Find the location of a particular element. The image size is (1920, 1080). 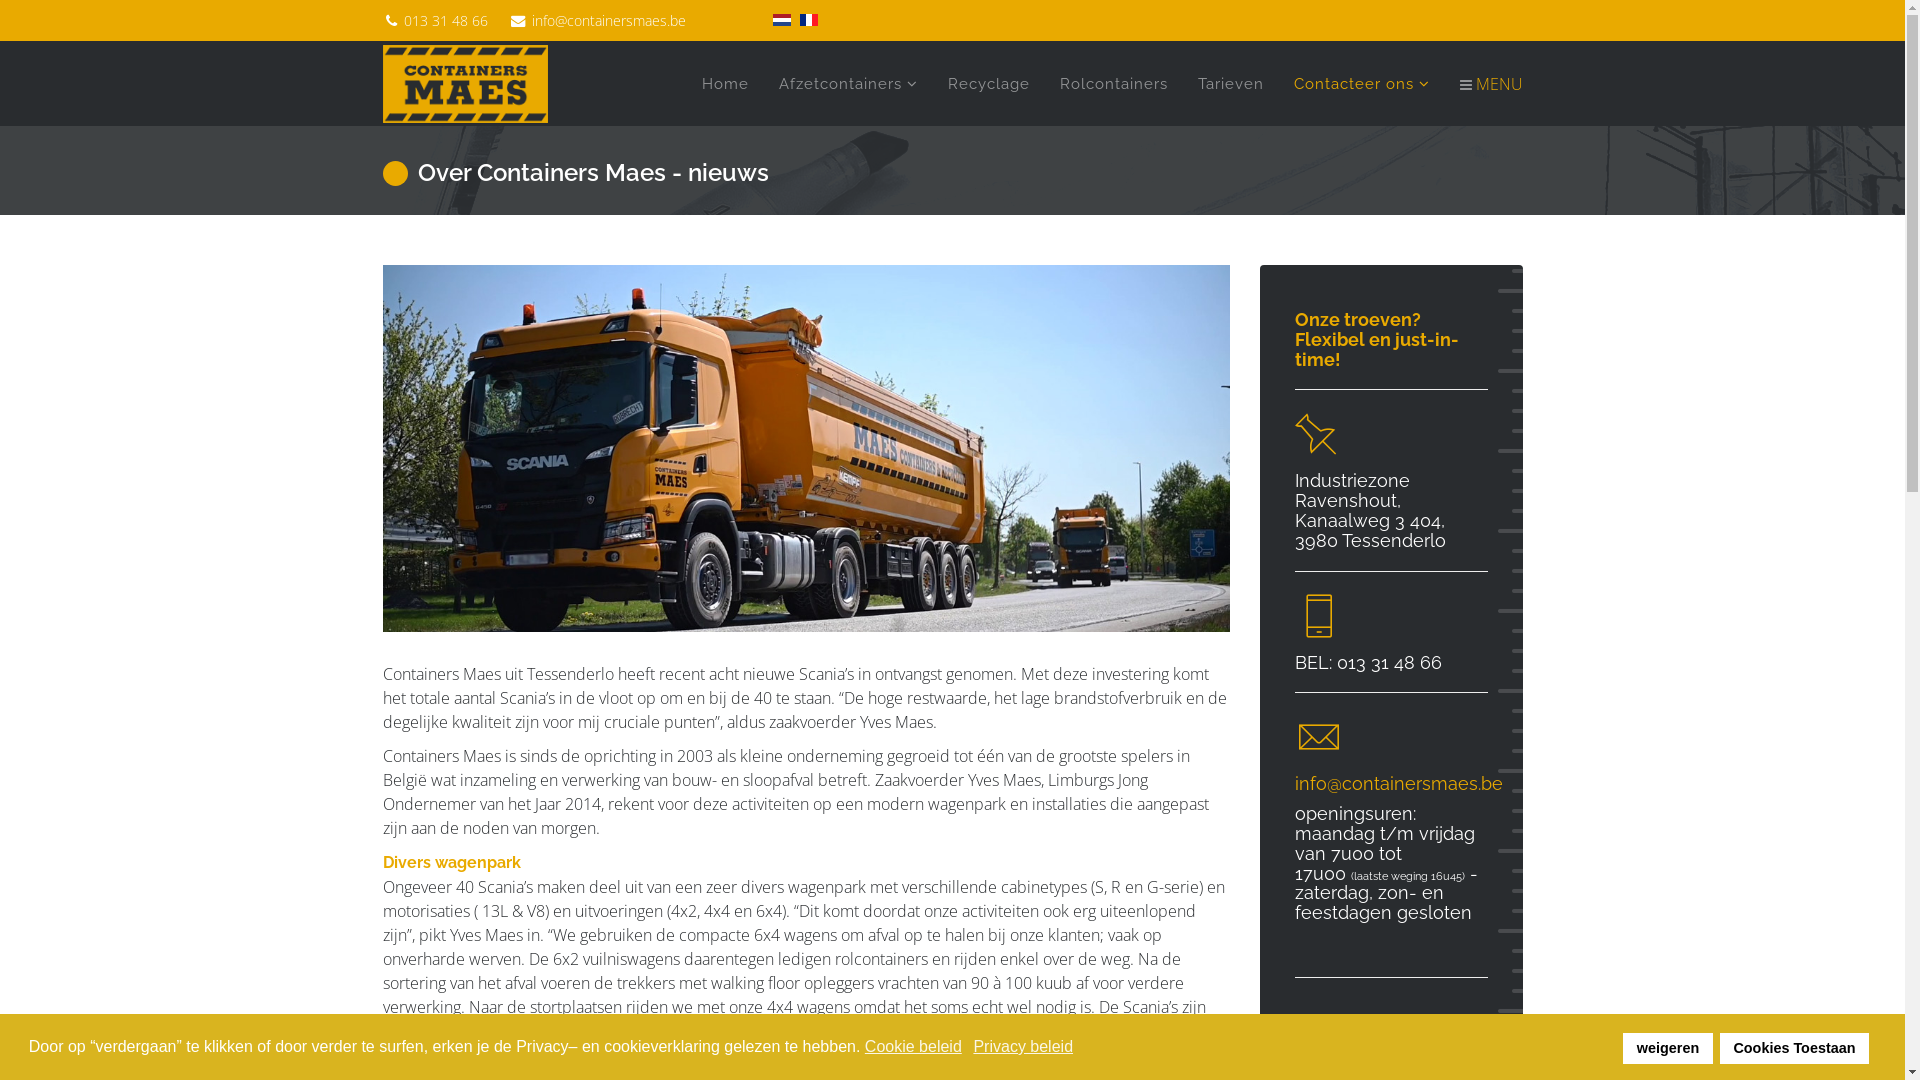

'Contacteer ons' is located at coordinates (1360, 83).